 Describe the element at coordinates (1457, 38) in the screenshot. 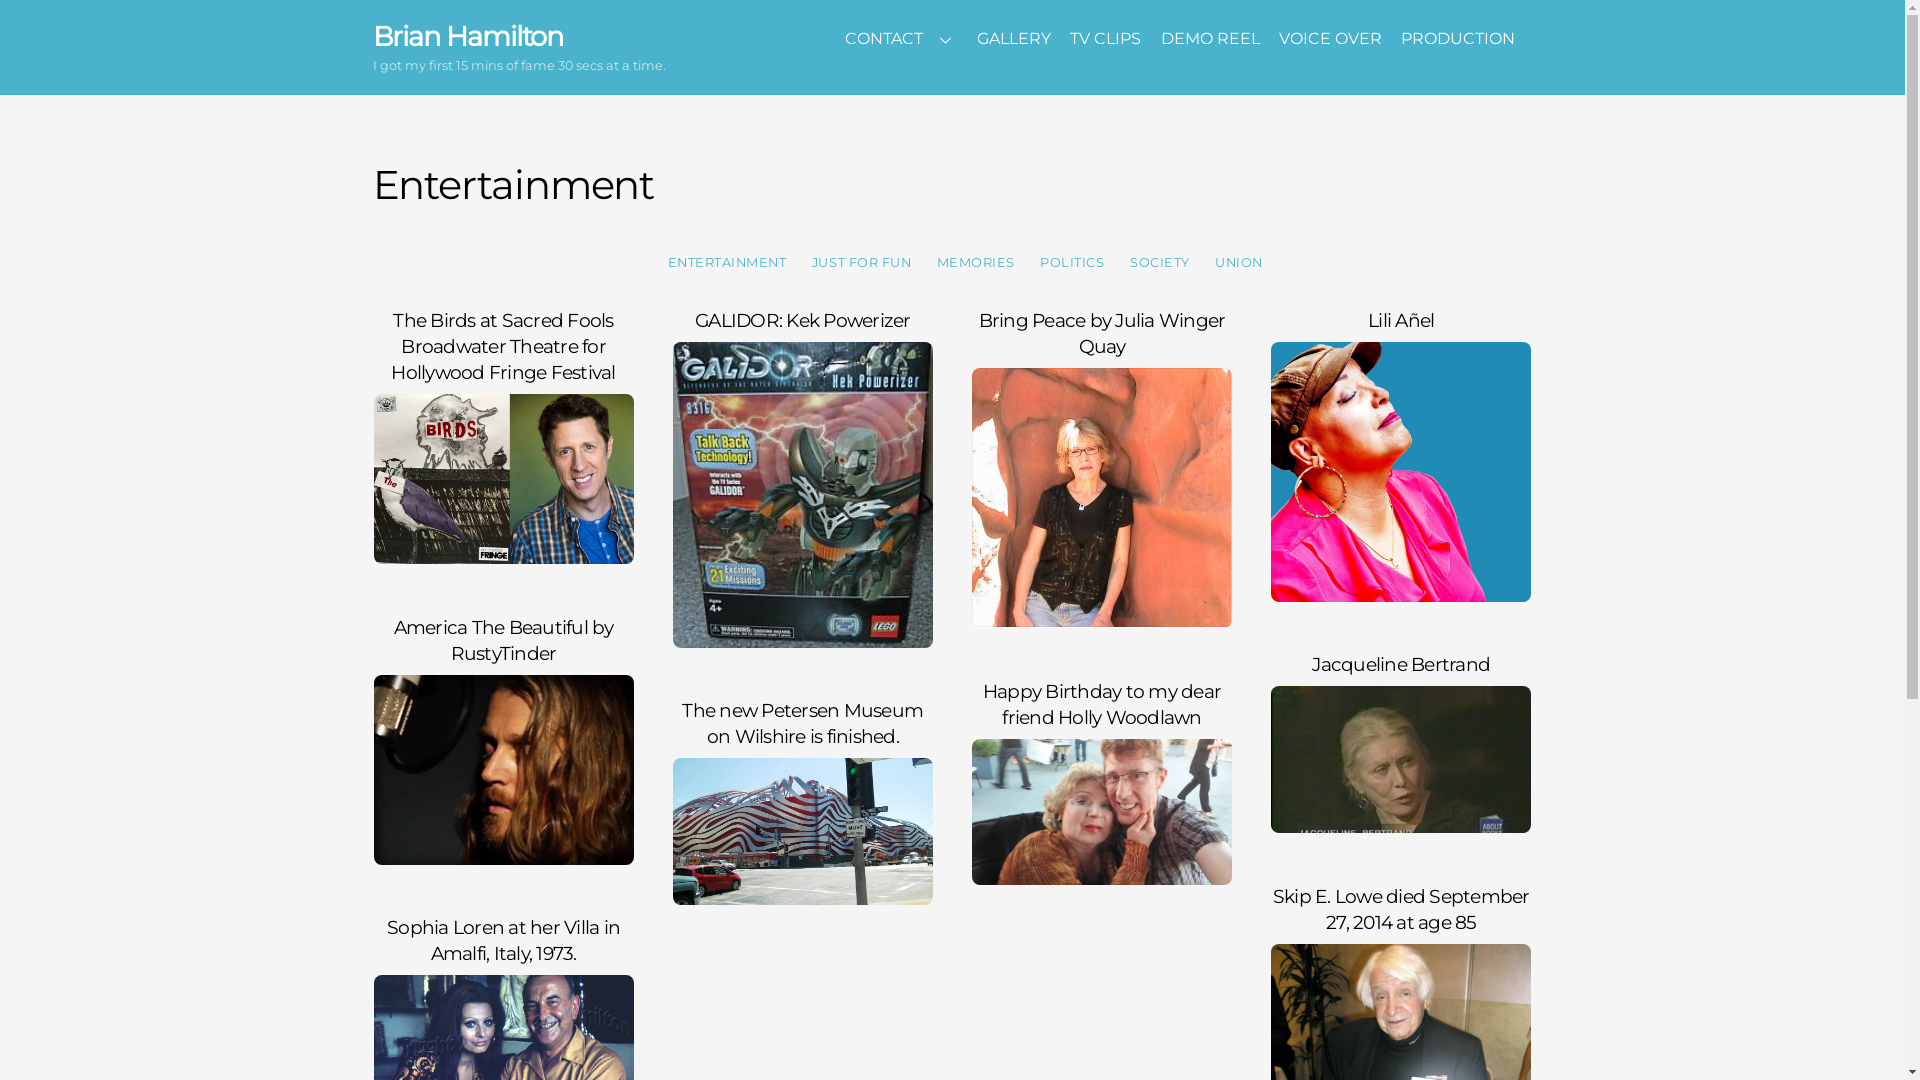

I see `'PRODUCTION'` at that location.